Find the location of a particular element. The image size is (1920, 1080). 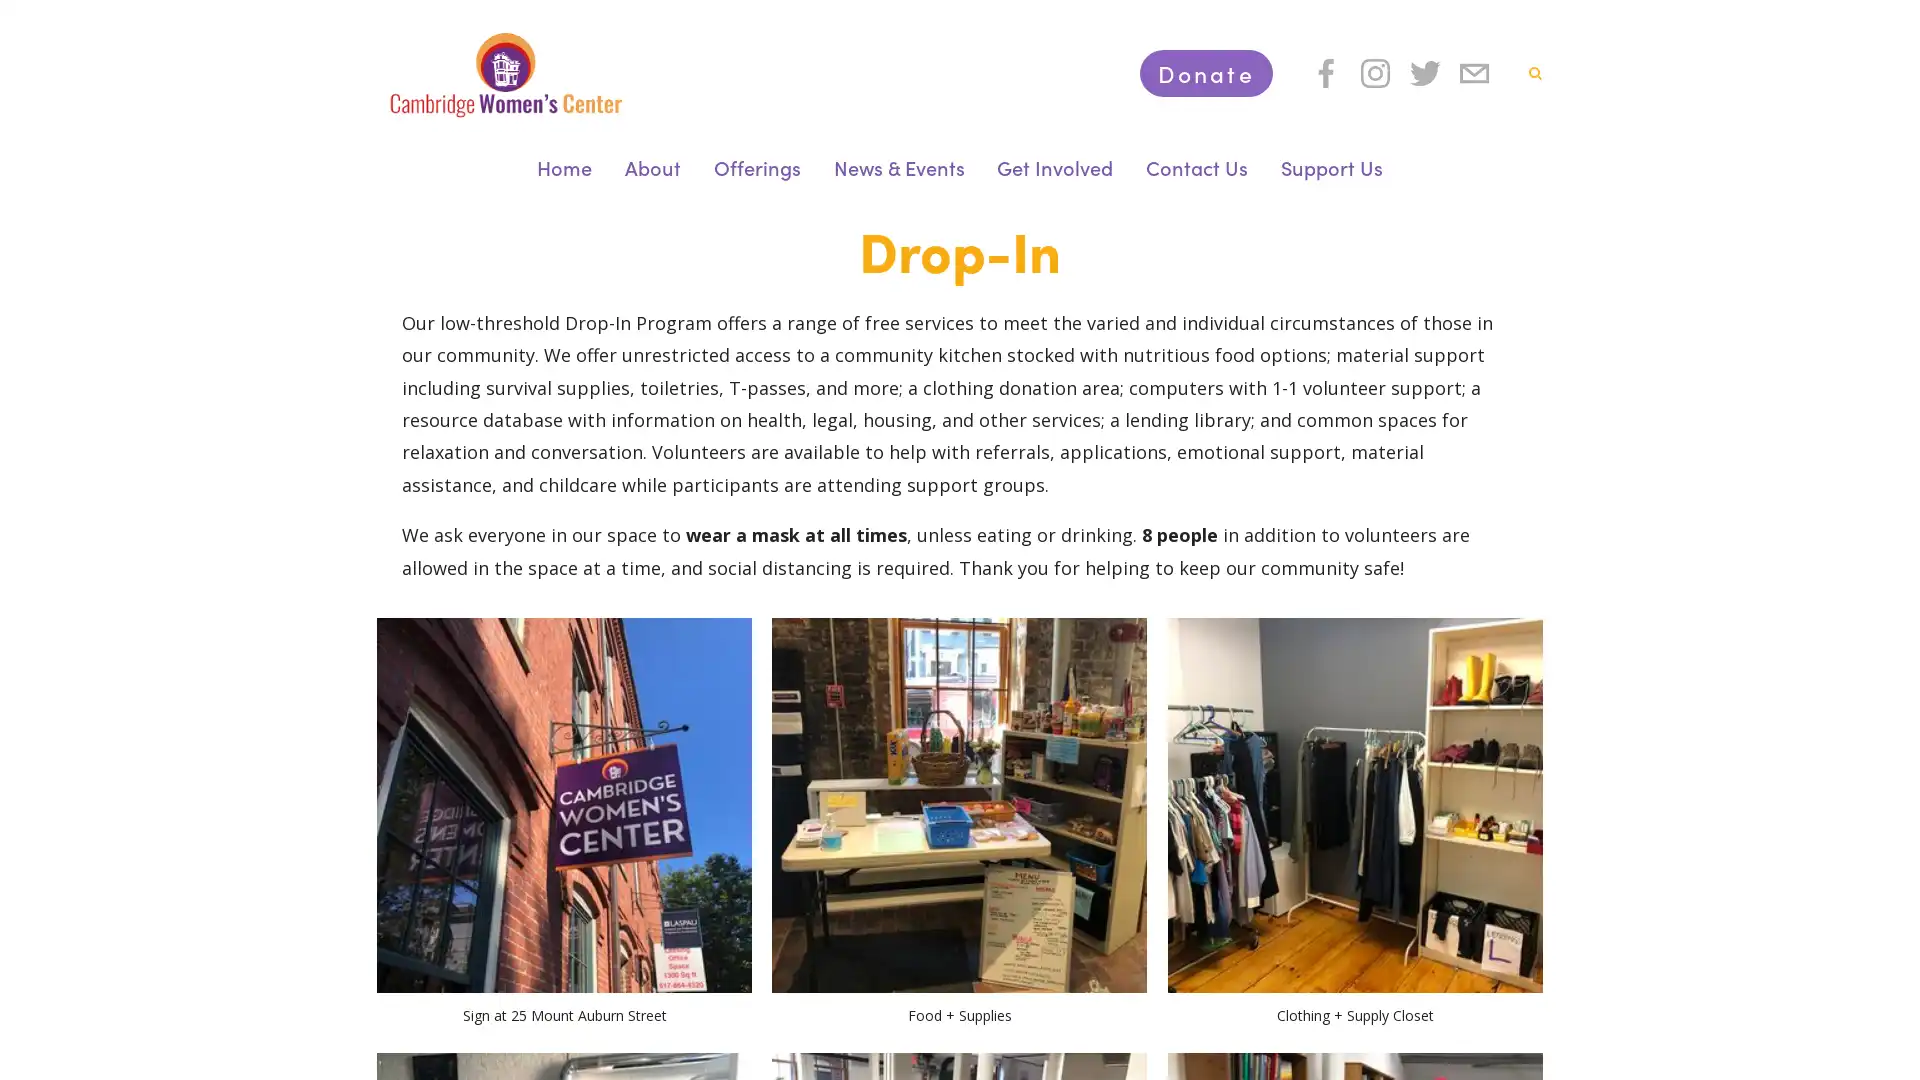

View fullsize Clothing + Supply Closet is located at coordinates (1354, 804).